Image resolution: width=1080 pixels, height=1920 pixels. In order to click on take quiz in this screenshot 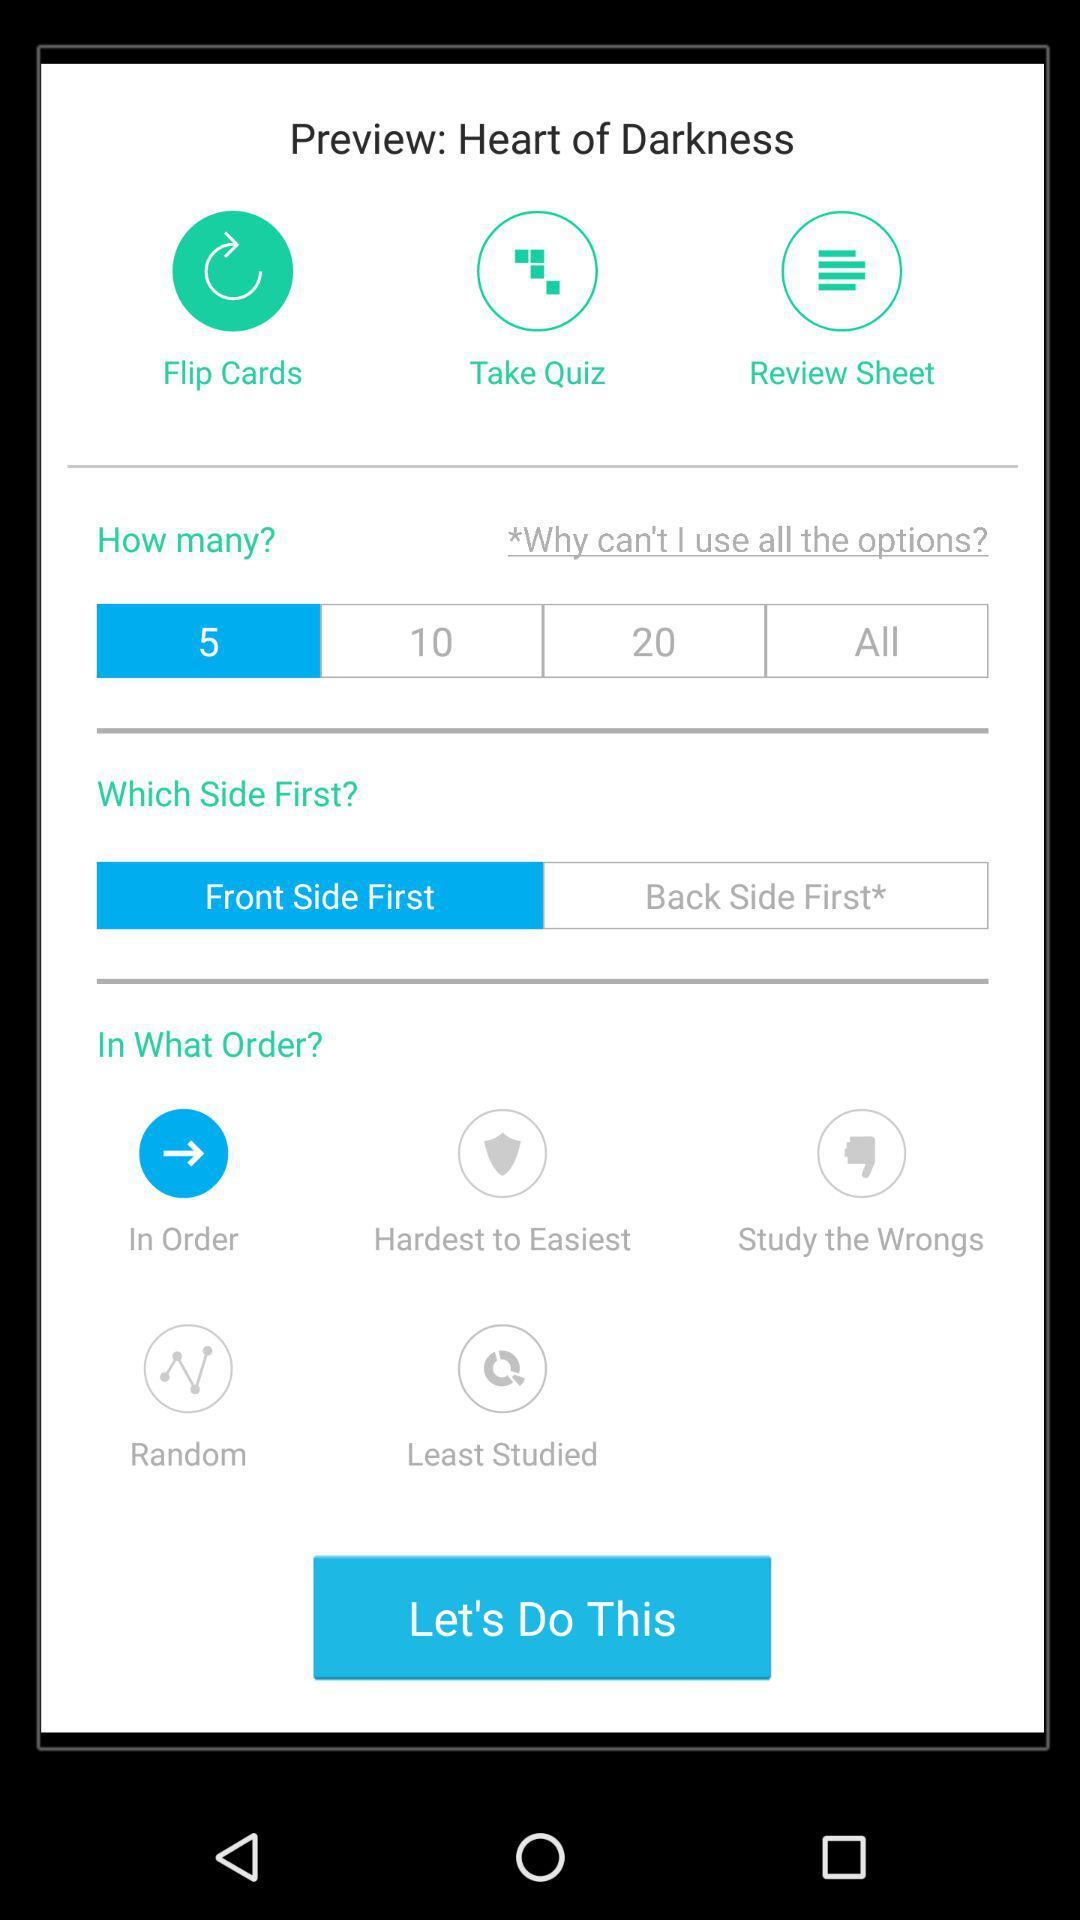, I will do `click(536, 270)`.